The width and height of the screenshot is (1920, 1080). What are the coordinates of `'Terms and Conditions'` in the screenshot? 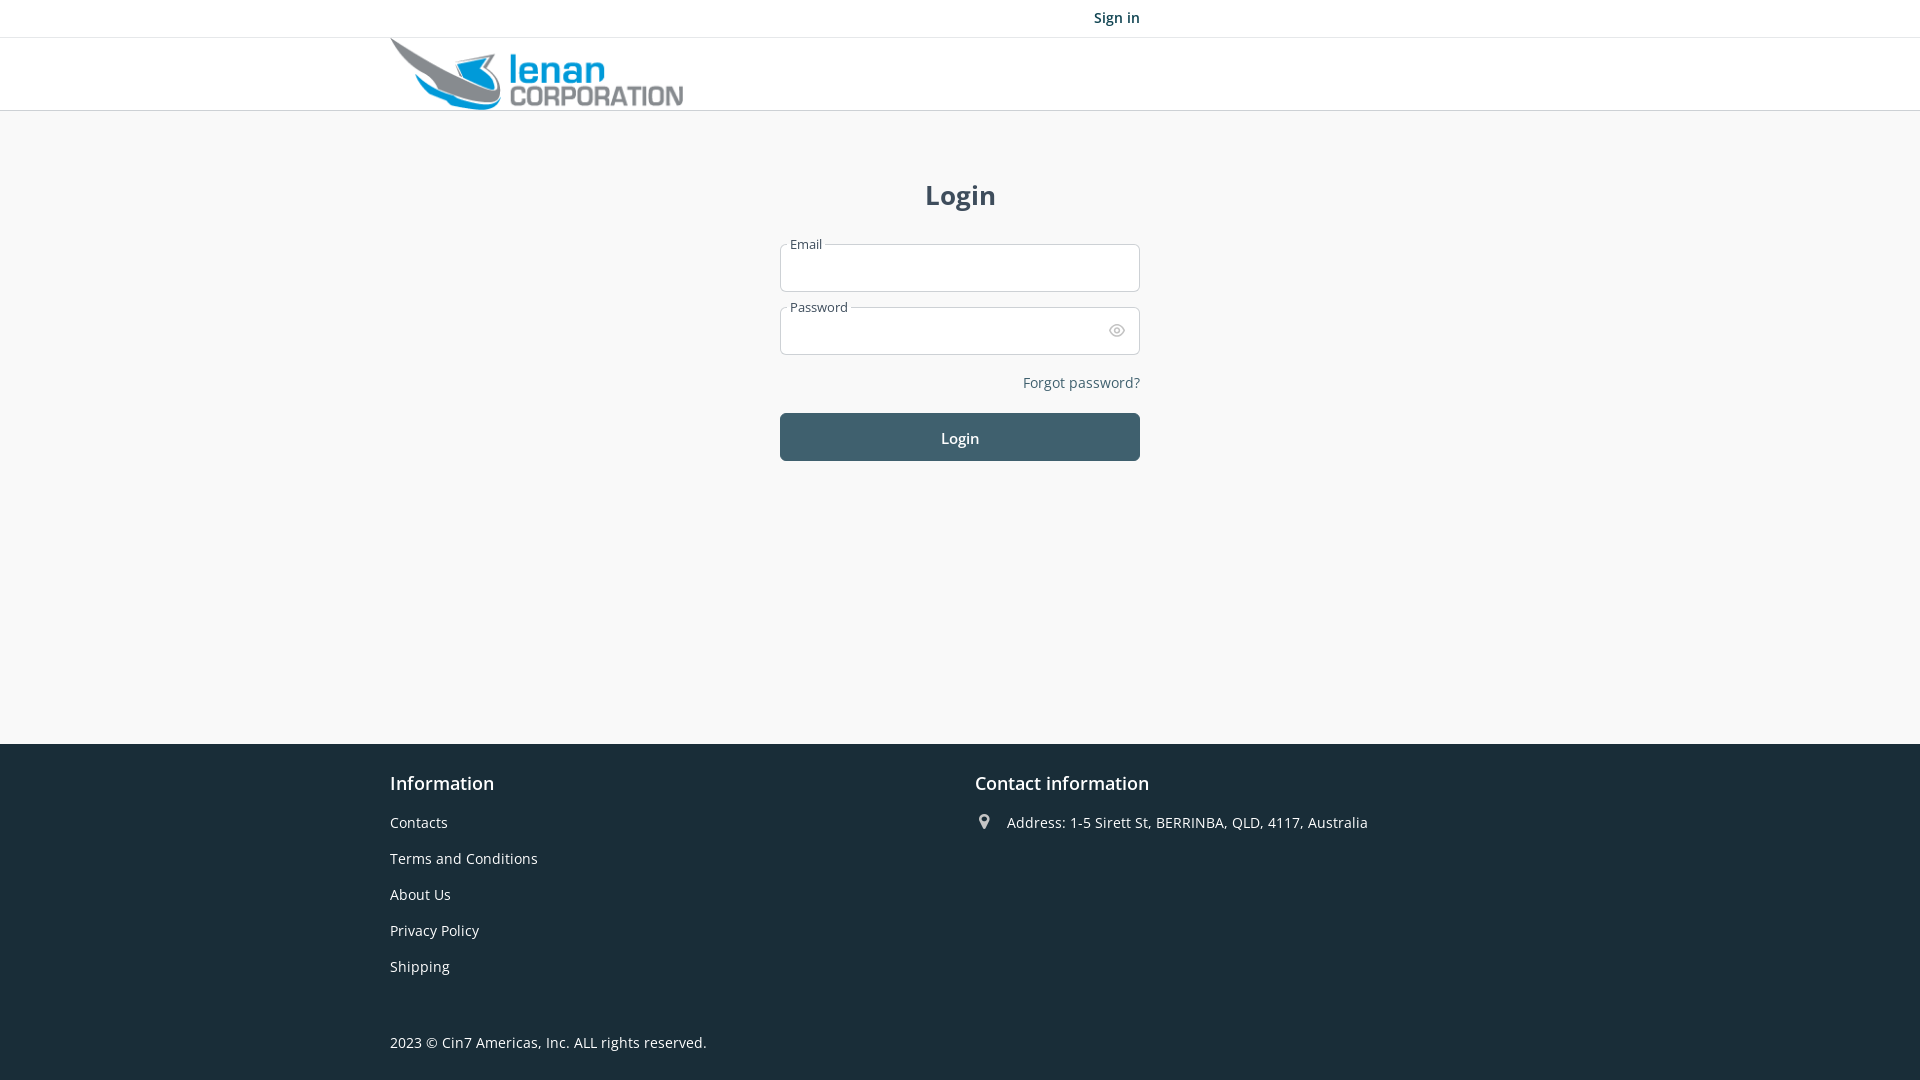 It's located at (463, 857).